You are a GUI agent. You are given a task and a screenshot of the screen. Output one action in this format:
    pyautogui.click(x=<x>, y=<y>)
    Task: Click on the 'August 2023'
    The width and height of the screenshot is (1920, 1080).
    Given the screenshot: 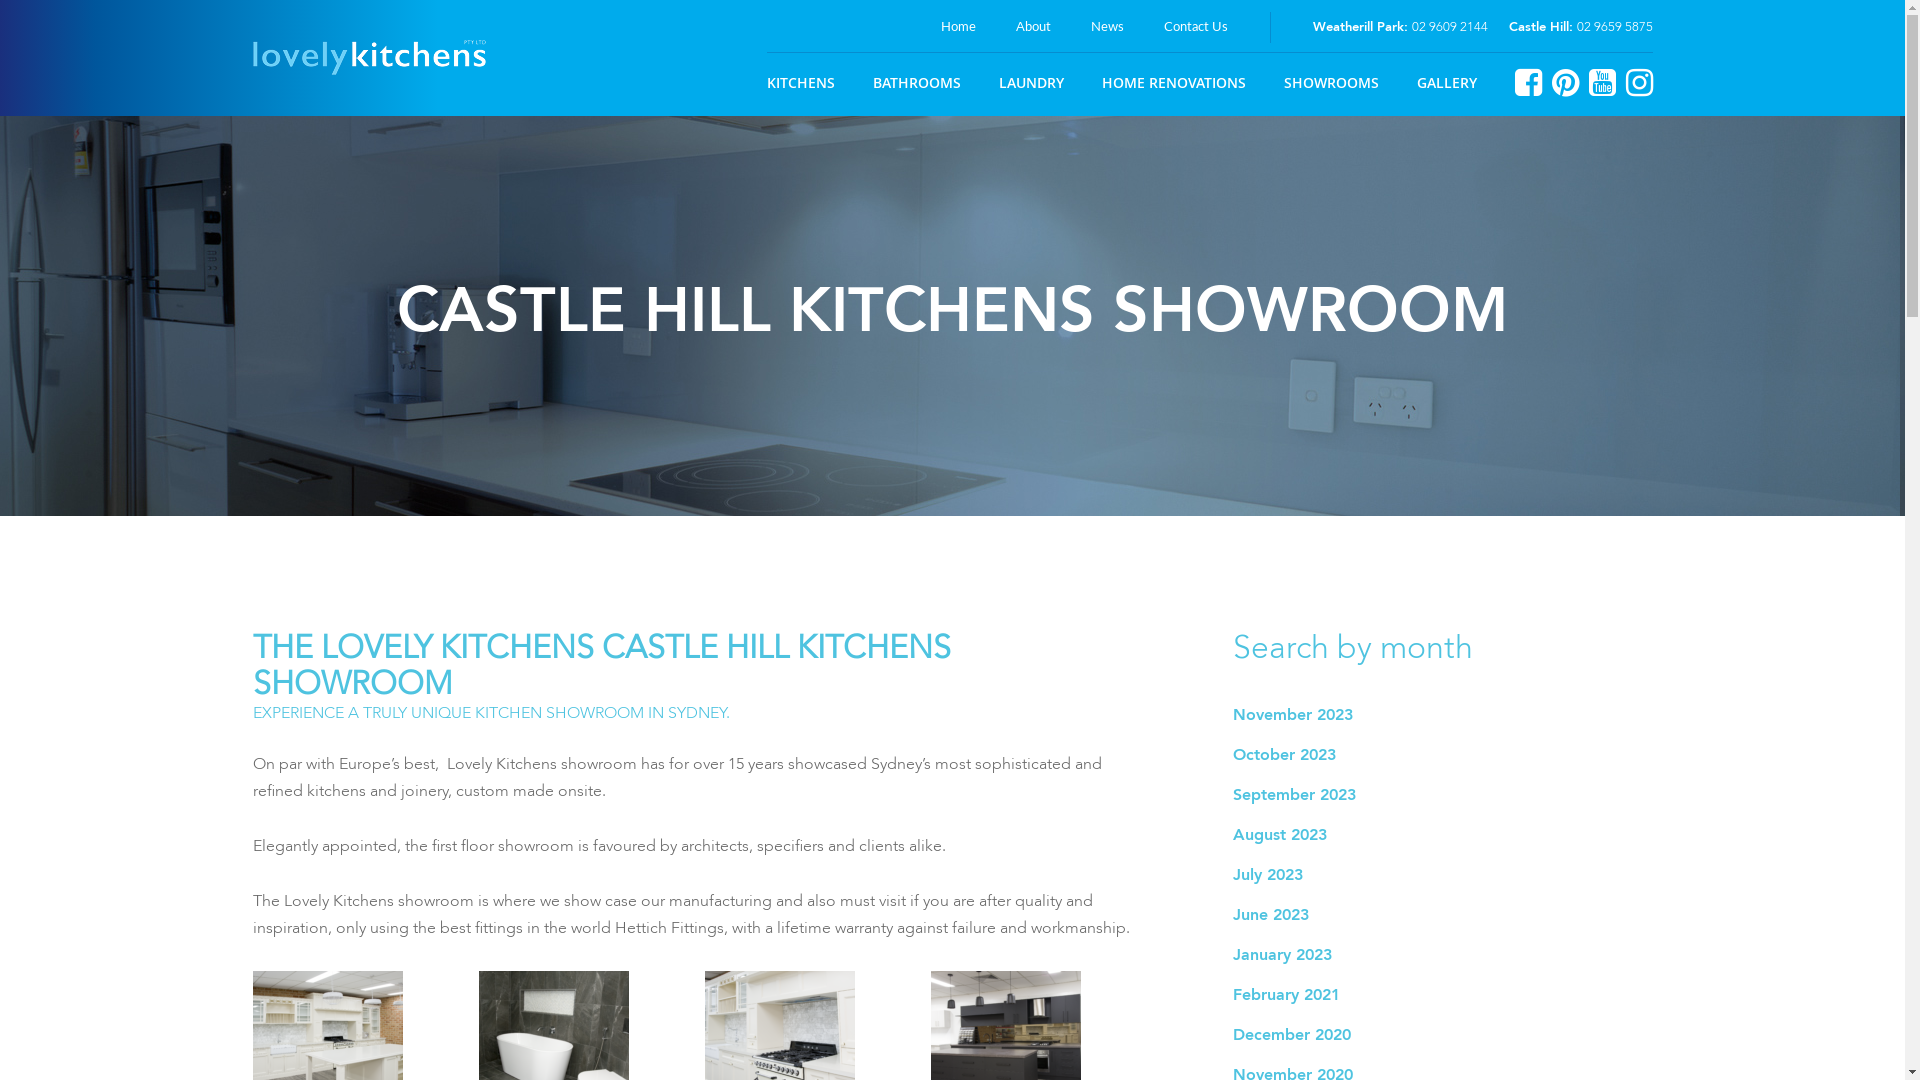 What is the action you would take?
    pyautogui.click(x=1277, y=836)
    